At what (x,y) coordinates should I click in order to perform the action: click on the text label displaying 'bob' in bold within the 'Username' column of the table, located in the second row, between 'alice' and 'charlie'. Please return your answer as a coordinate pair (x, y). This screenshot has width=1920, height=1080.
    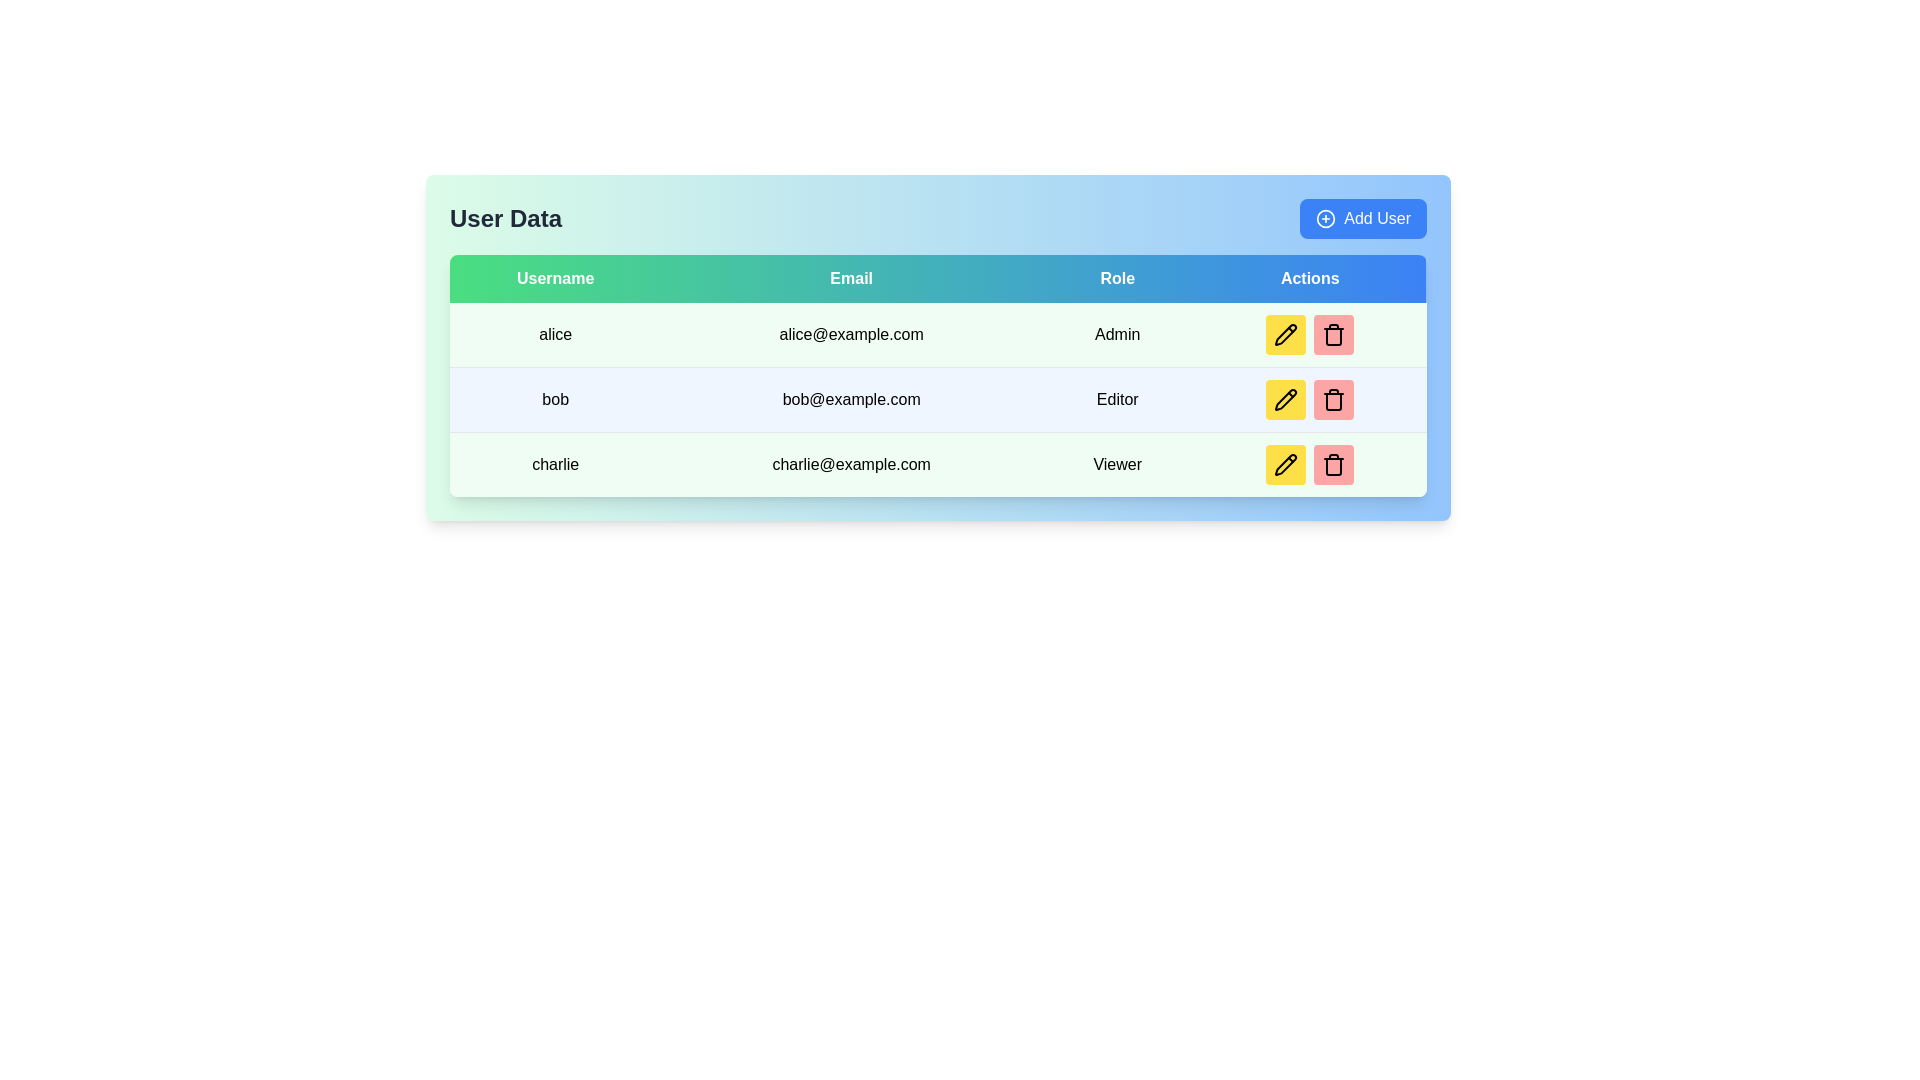
    Looking at the image, I should click on (555, 400).